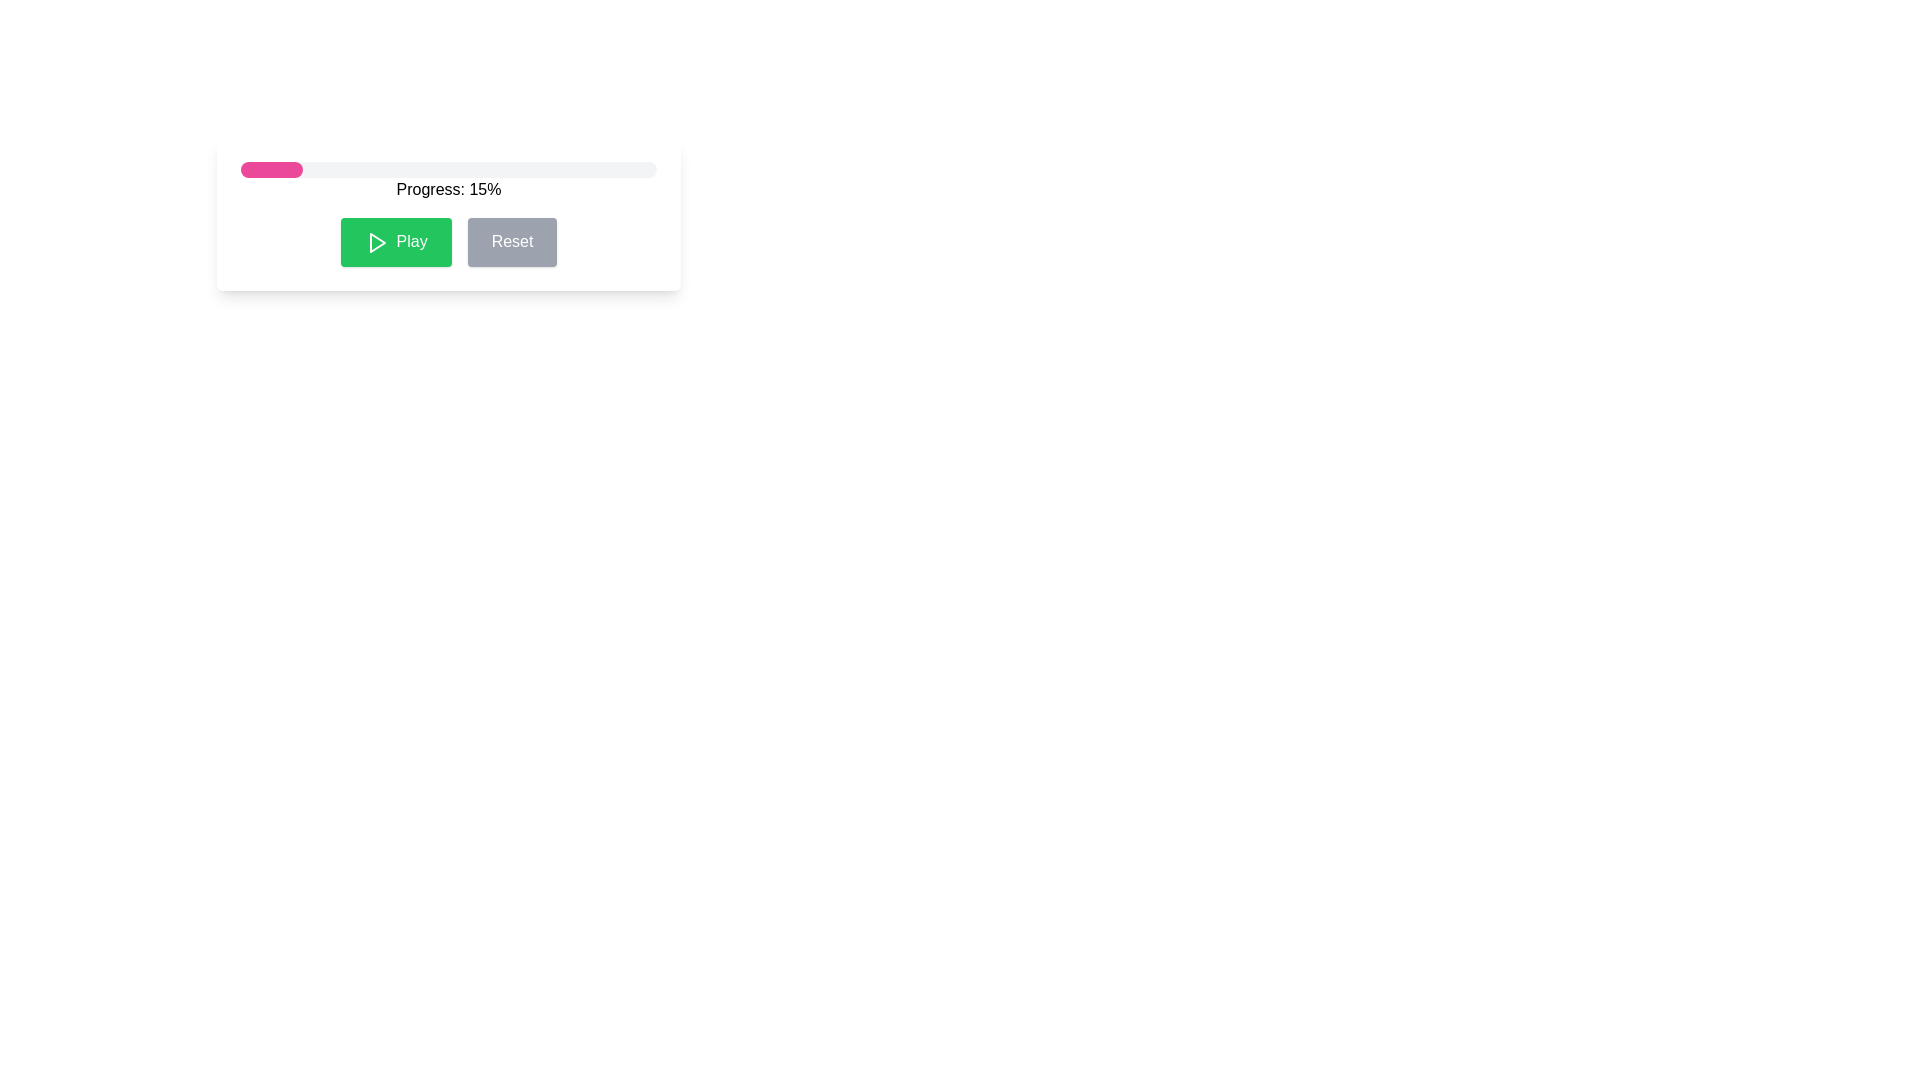  I want to click on the triangular play icon within the green 'Play' button to initiate play, so click(376, 241).